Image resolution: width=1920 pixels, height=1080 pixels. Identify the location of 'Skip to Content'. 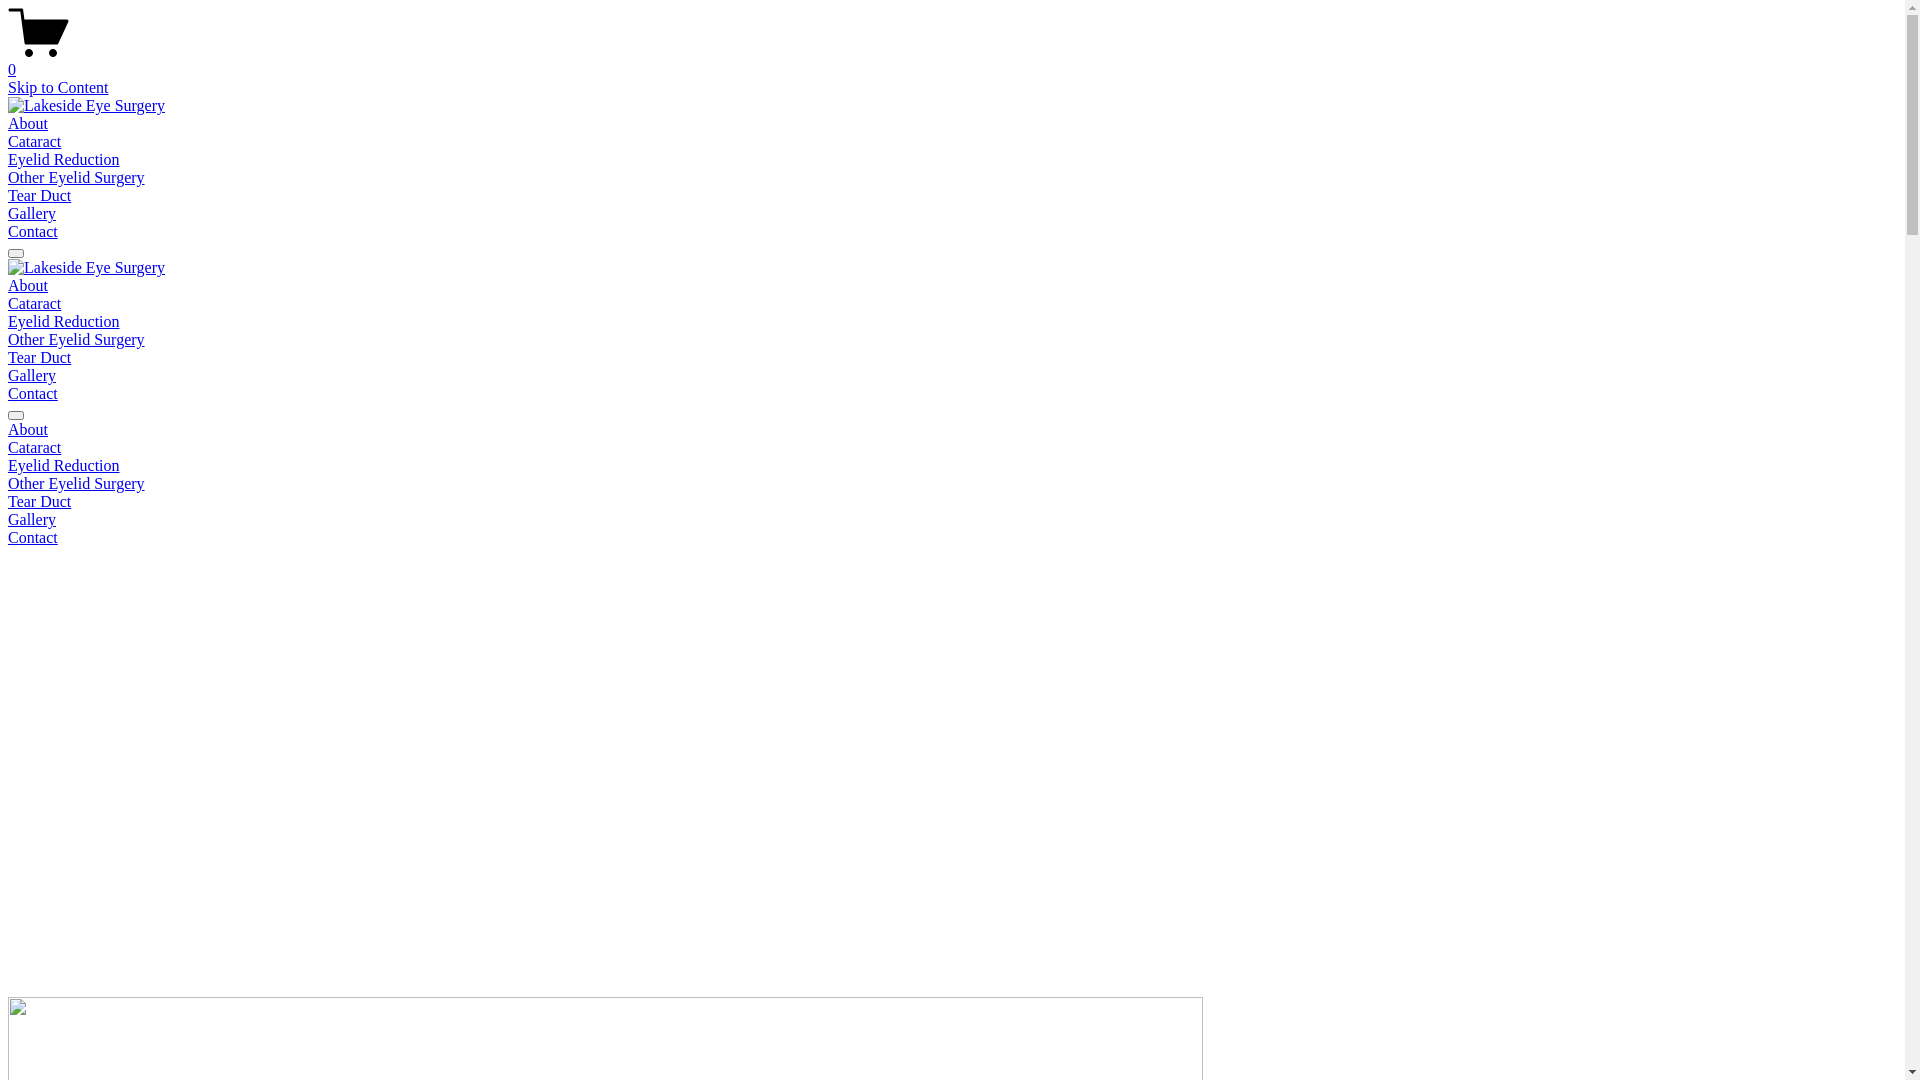
(8, 86).